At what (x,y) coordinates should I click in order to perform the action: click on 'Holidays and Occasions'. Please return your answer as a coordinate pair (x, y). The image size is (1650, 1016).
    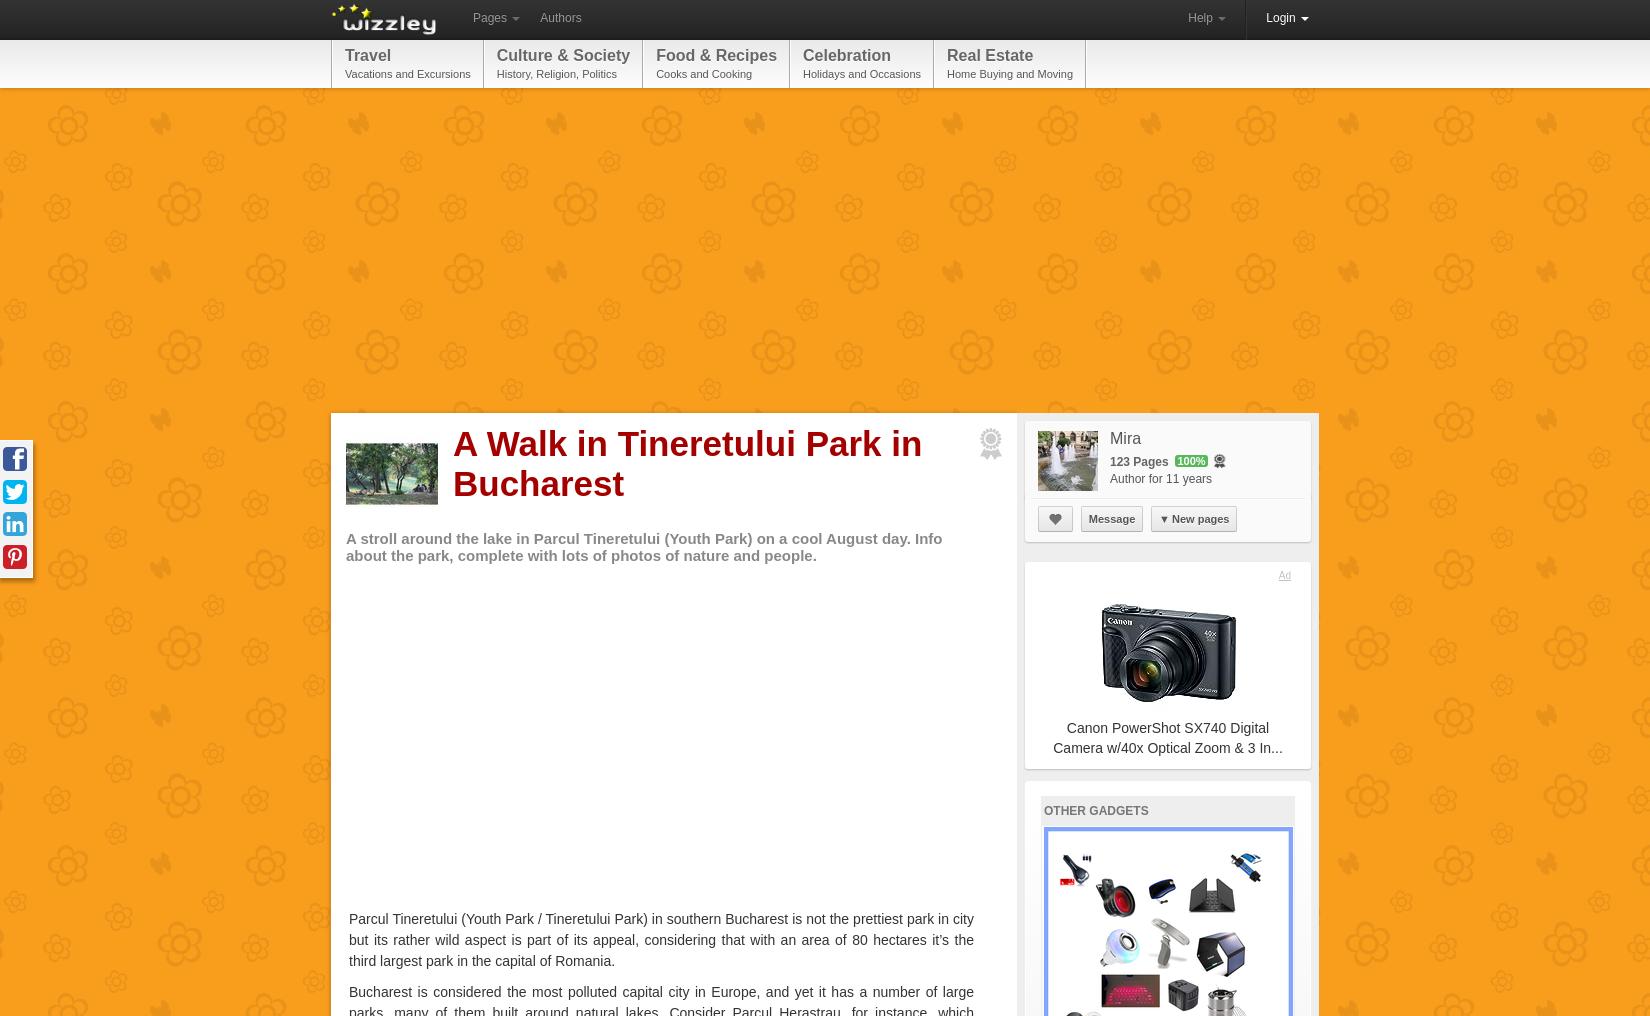
    Looking at the image, I should click on (861, 73).